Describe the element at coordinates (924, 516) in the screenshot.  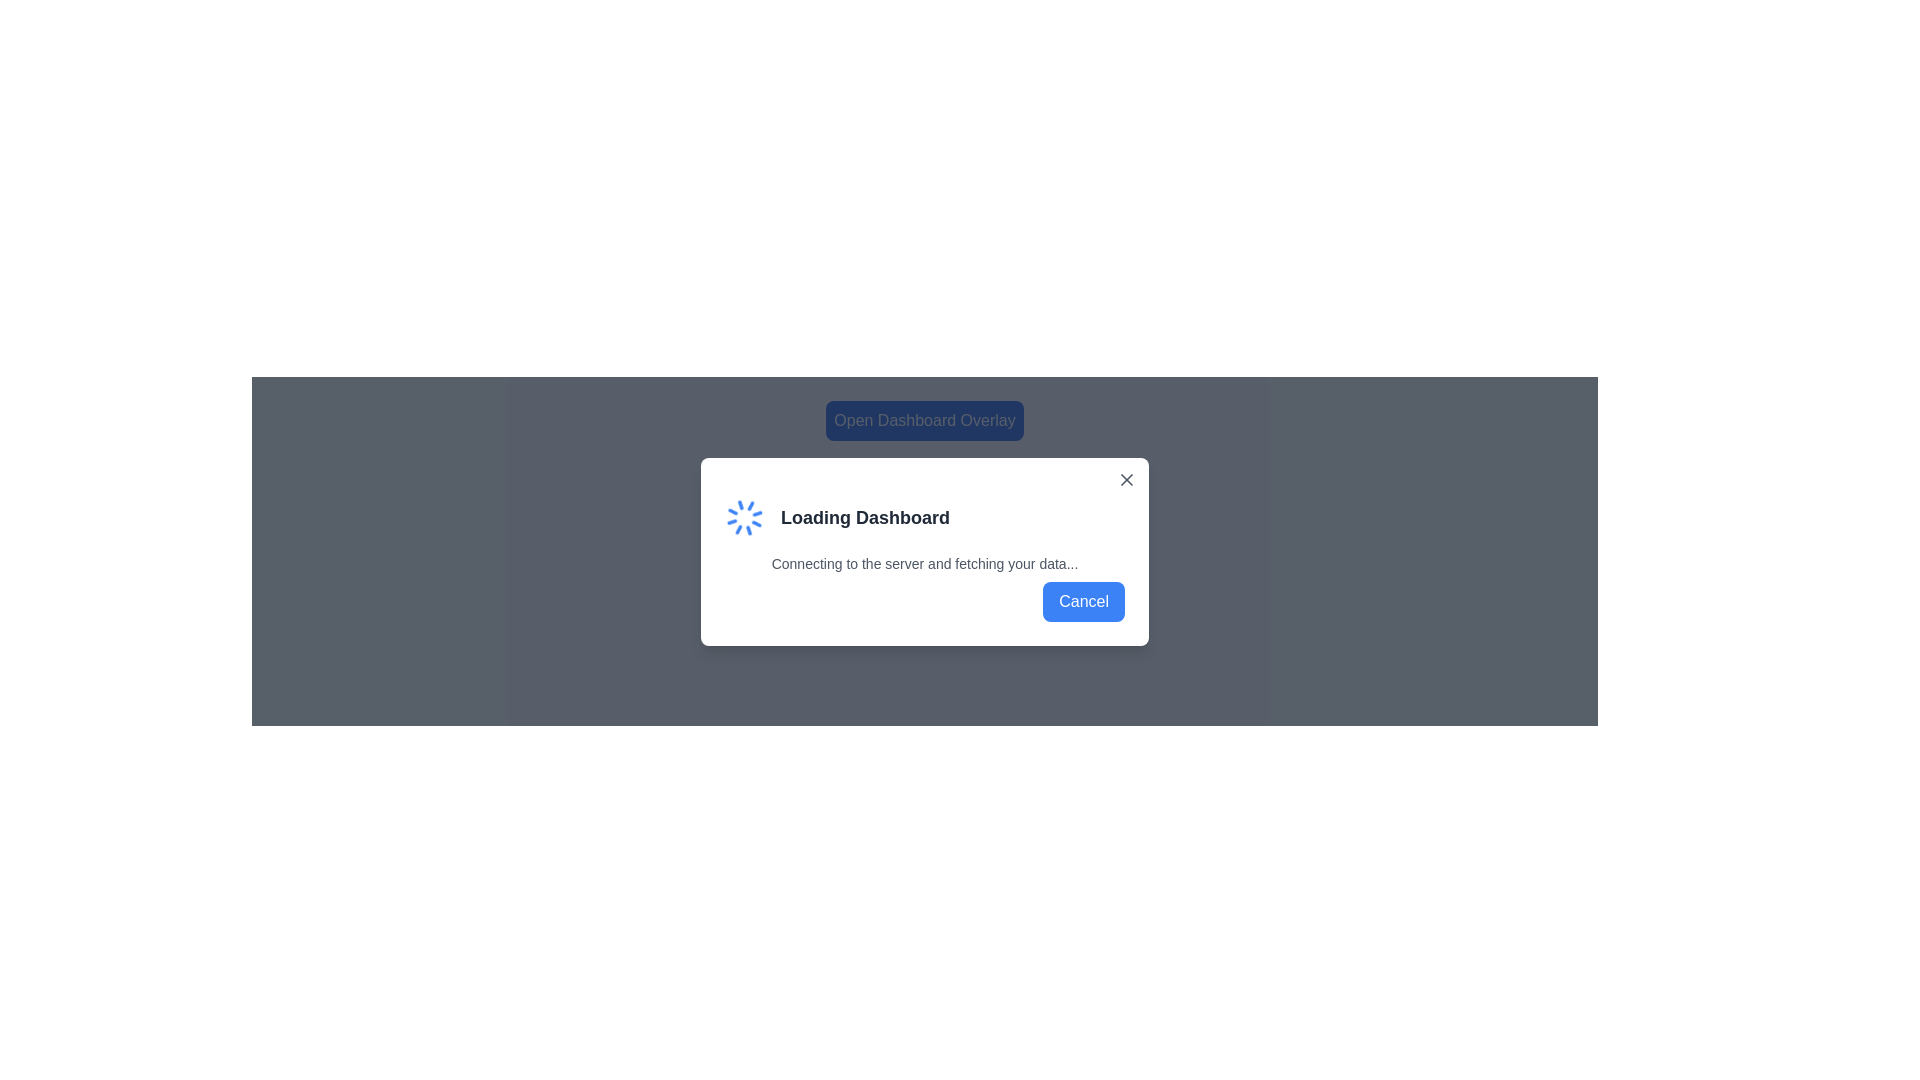
I see `the Informational Banner that indicates the dashboard is in a loading state, positioned at the top-center of the modal dialog, above the loading text and below the close button` at that location.